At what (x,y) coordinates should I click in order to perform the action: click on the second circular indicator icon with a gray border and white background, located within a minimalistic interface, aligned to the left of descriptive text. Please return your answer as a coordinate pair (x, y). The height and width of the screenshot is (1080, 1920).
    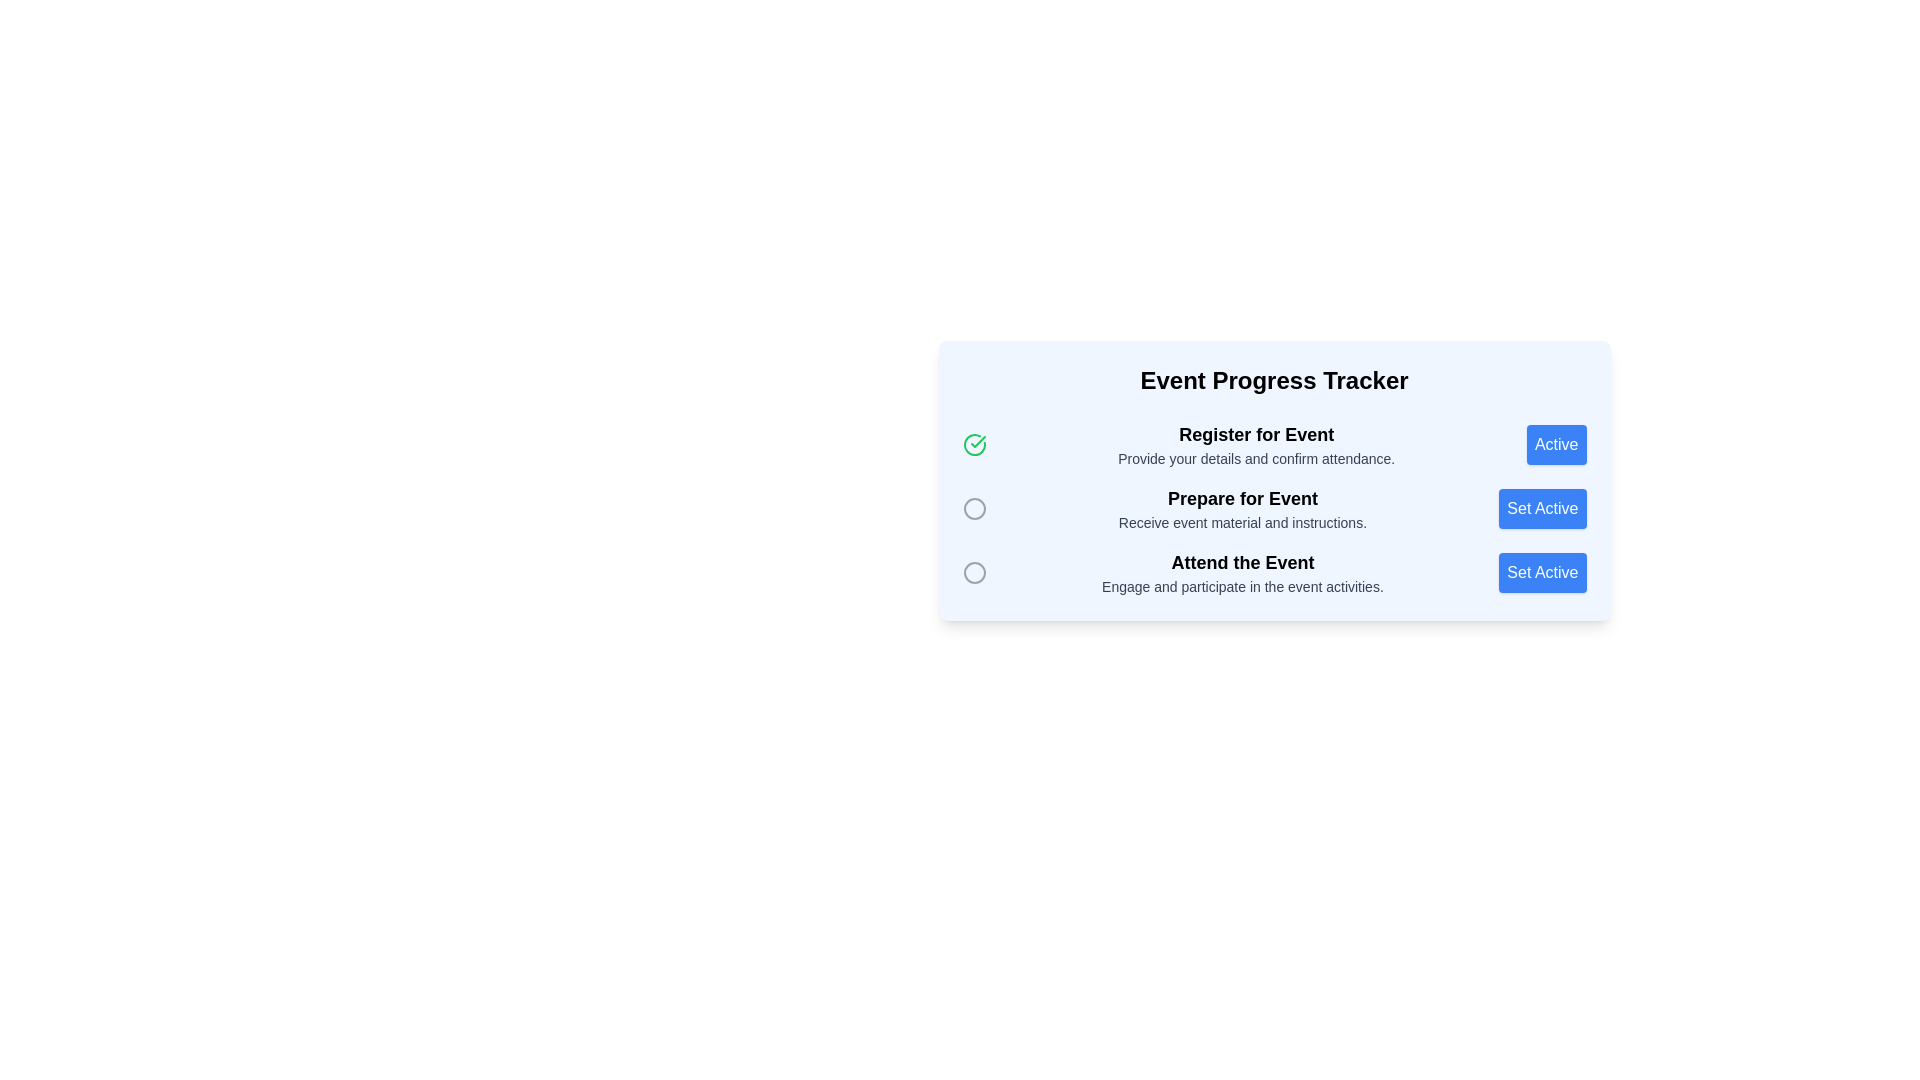
    Looking at the image, I should click on (974, 573).